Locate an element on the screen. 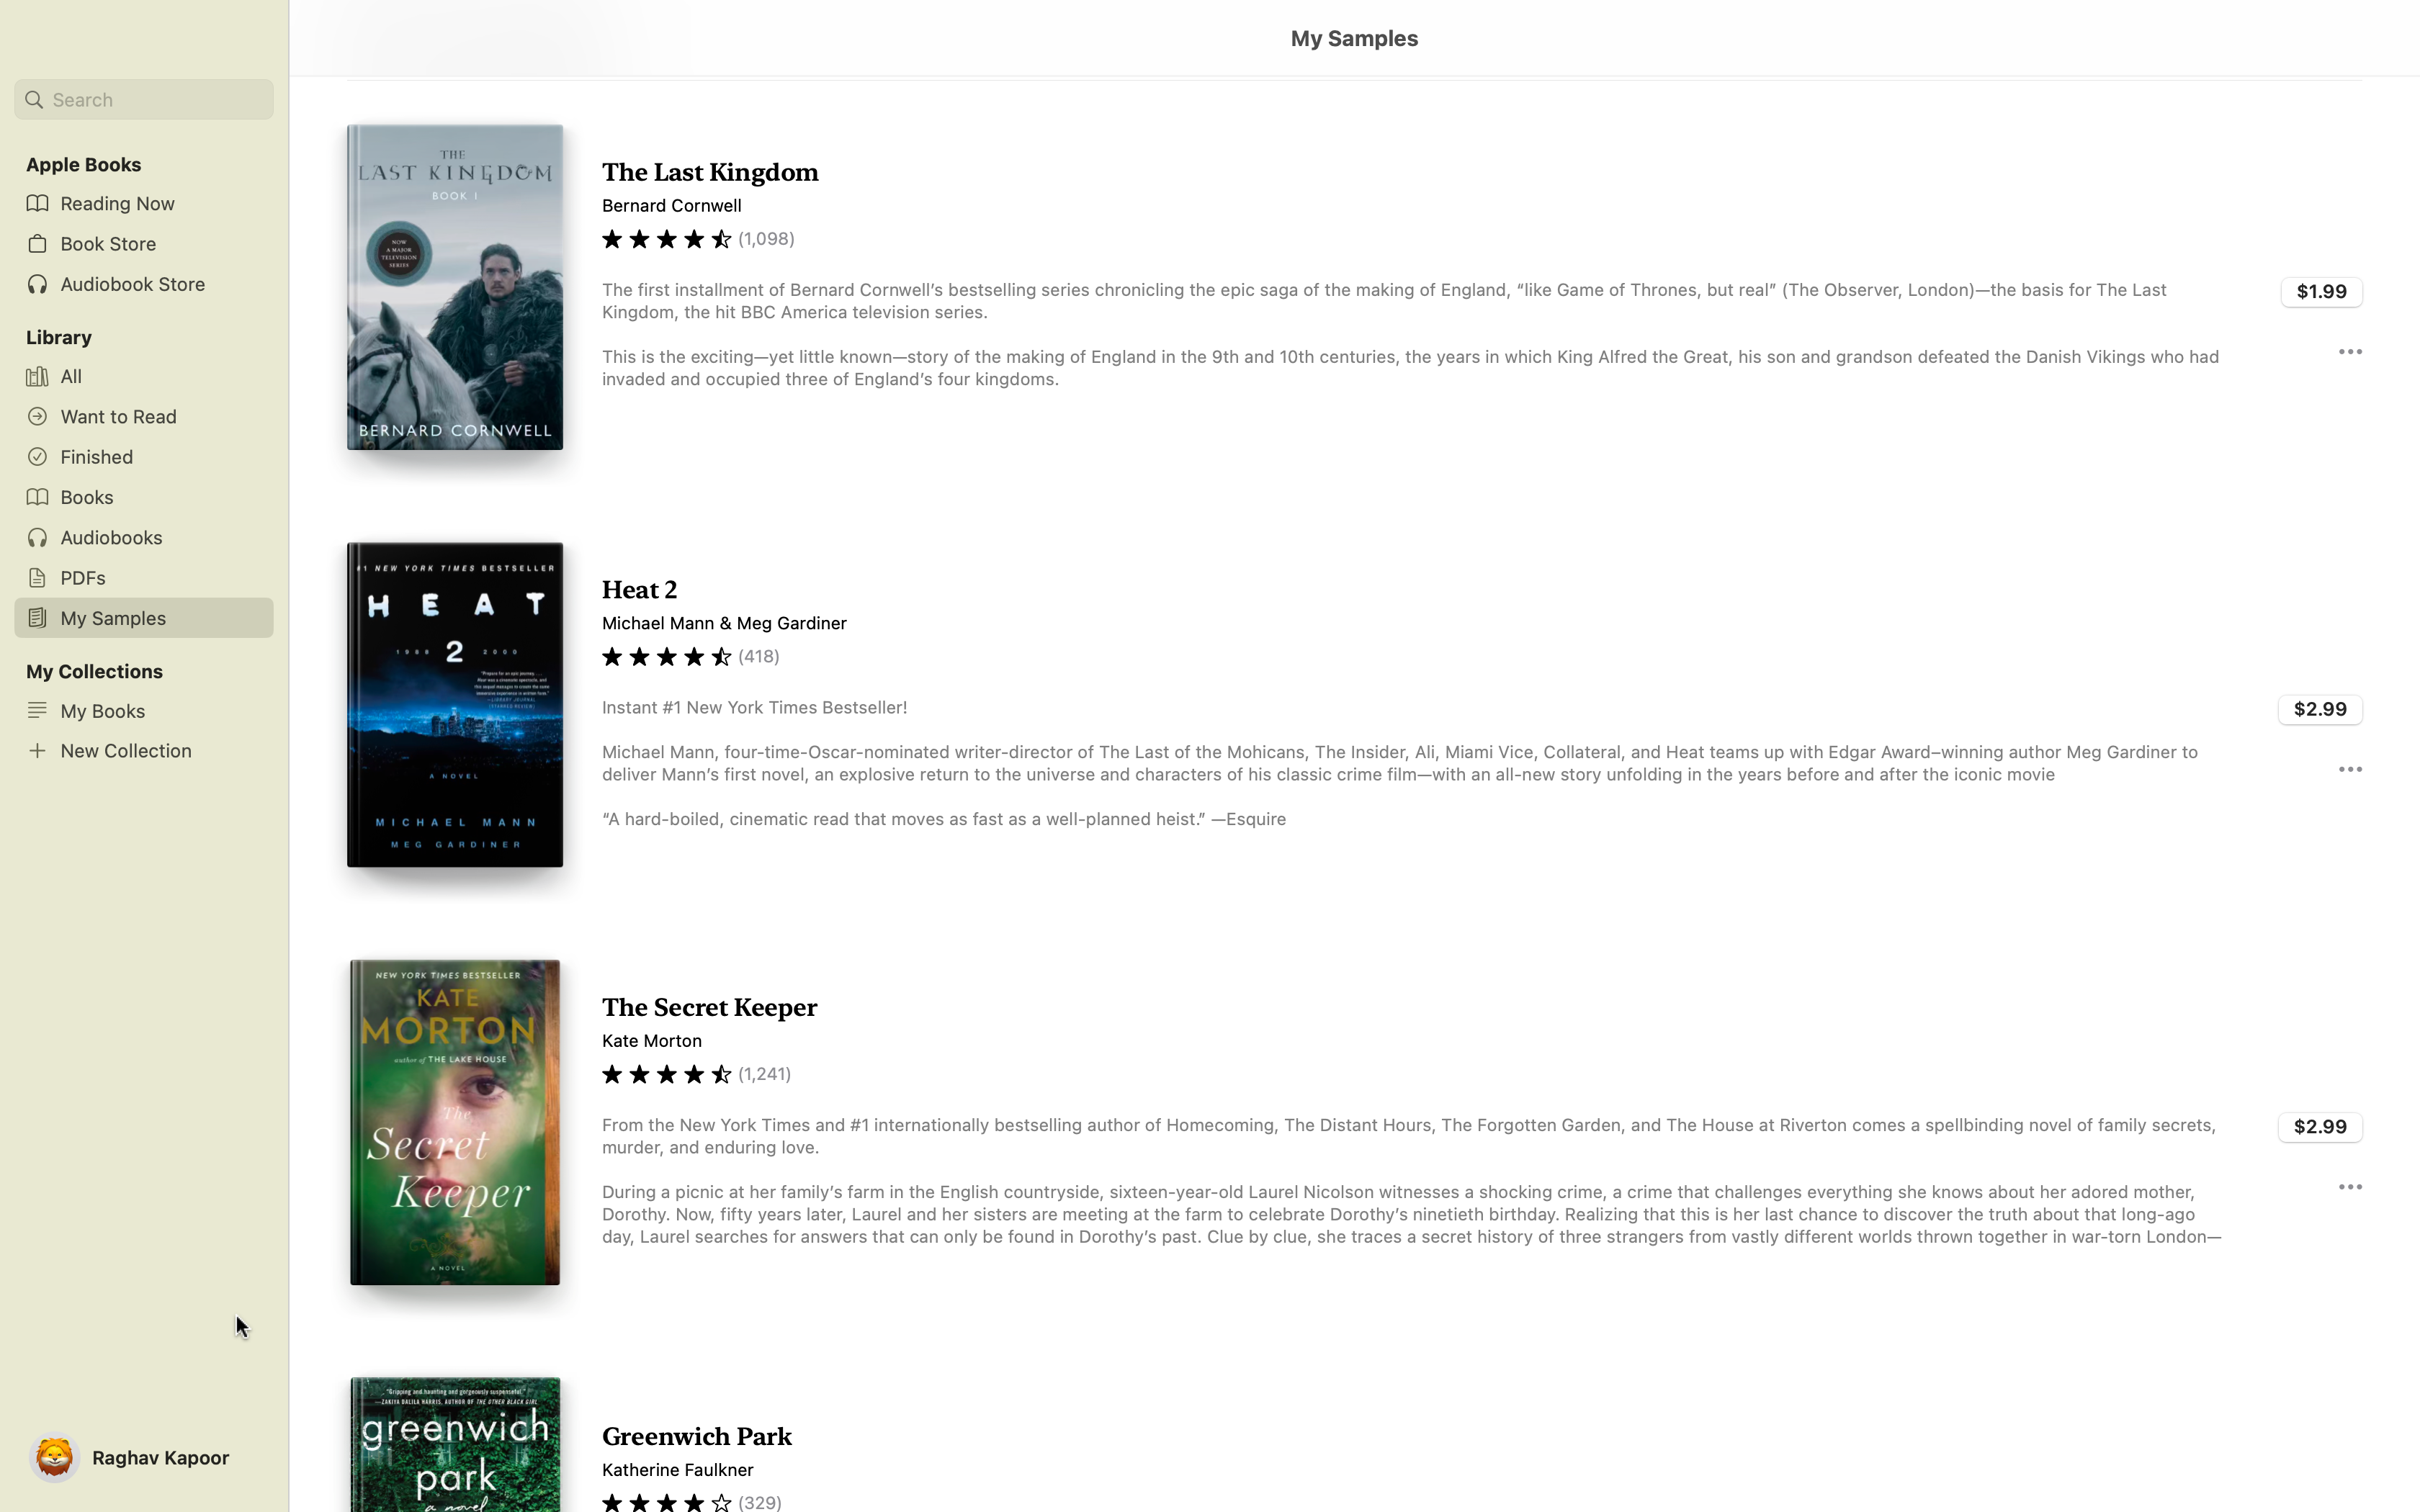 The height and width of the screenshot is (1512, 2420). Buy complete version of book "Secret Keeper is located at coordinates (2321, 1123).